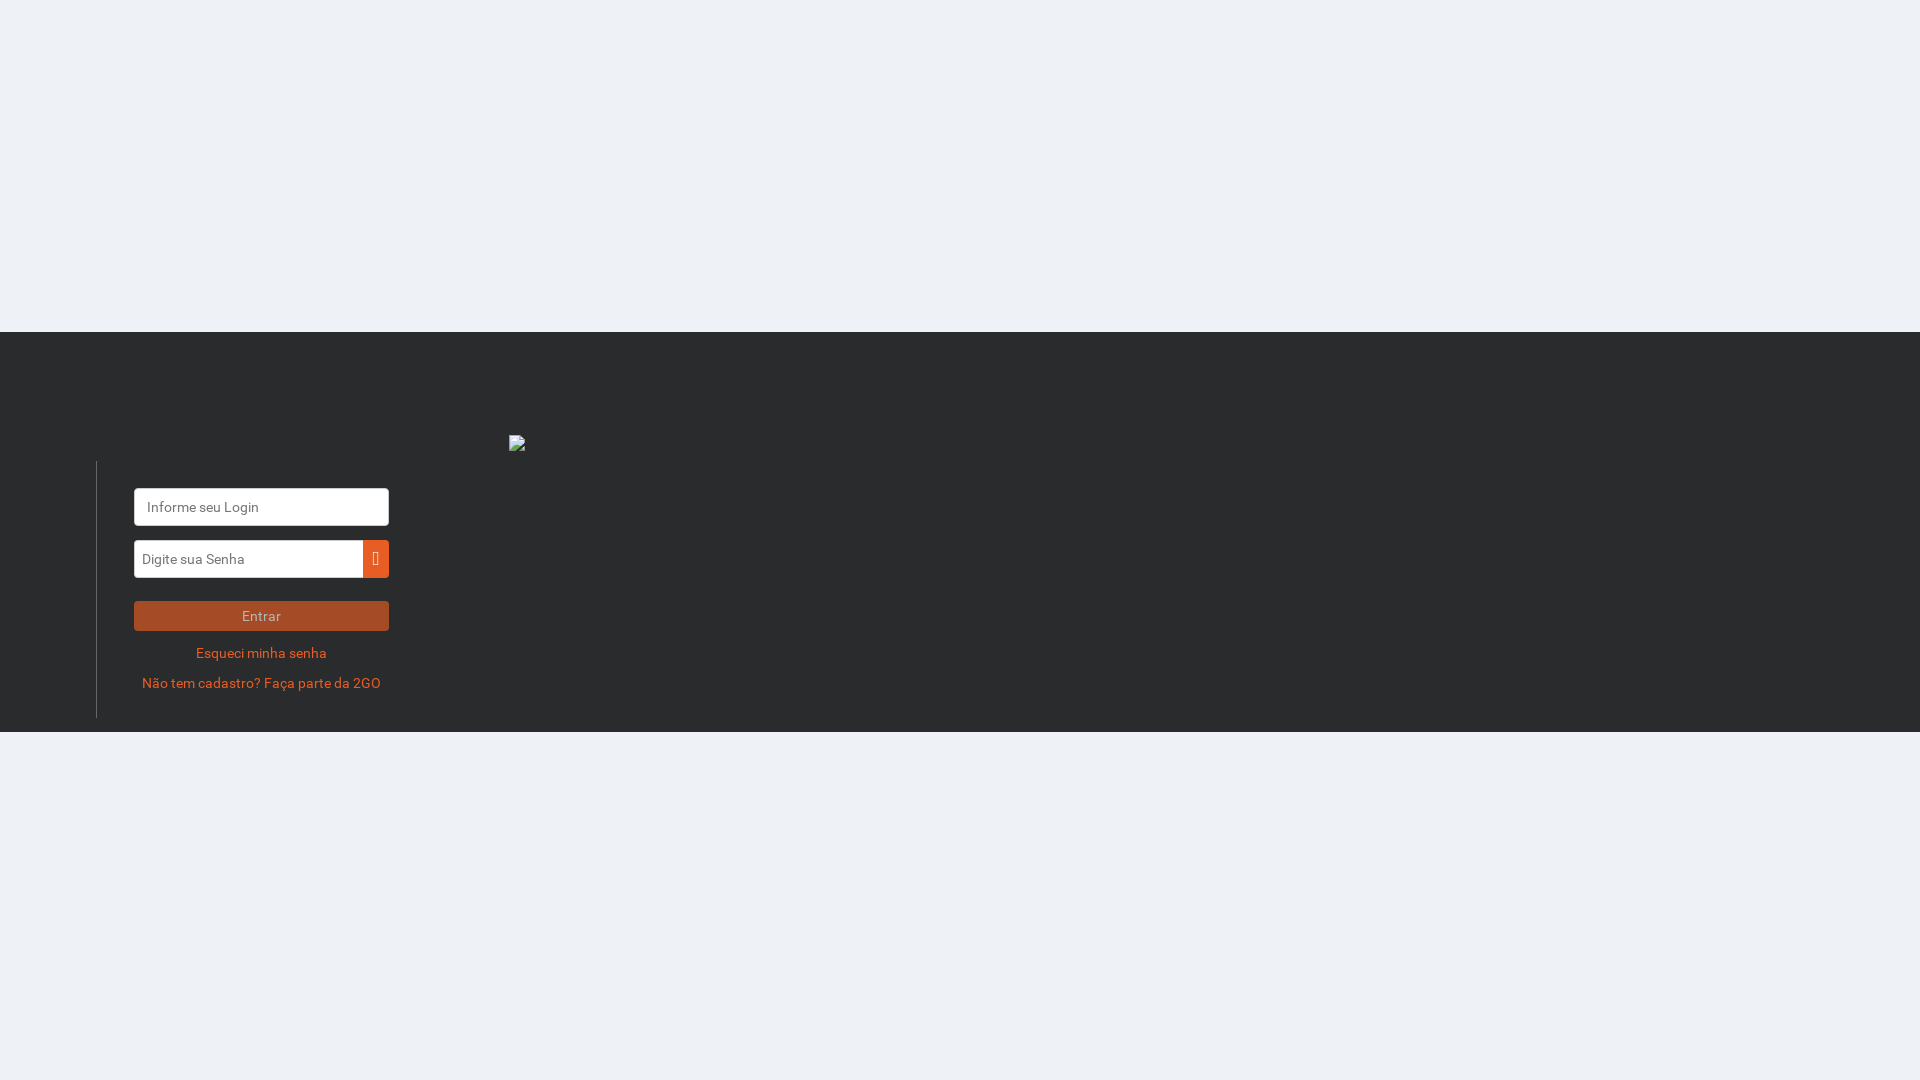  I want to click on 'Esqueci minha senha', so click(125, 652).